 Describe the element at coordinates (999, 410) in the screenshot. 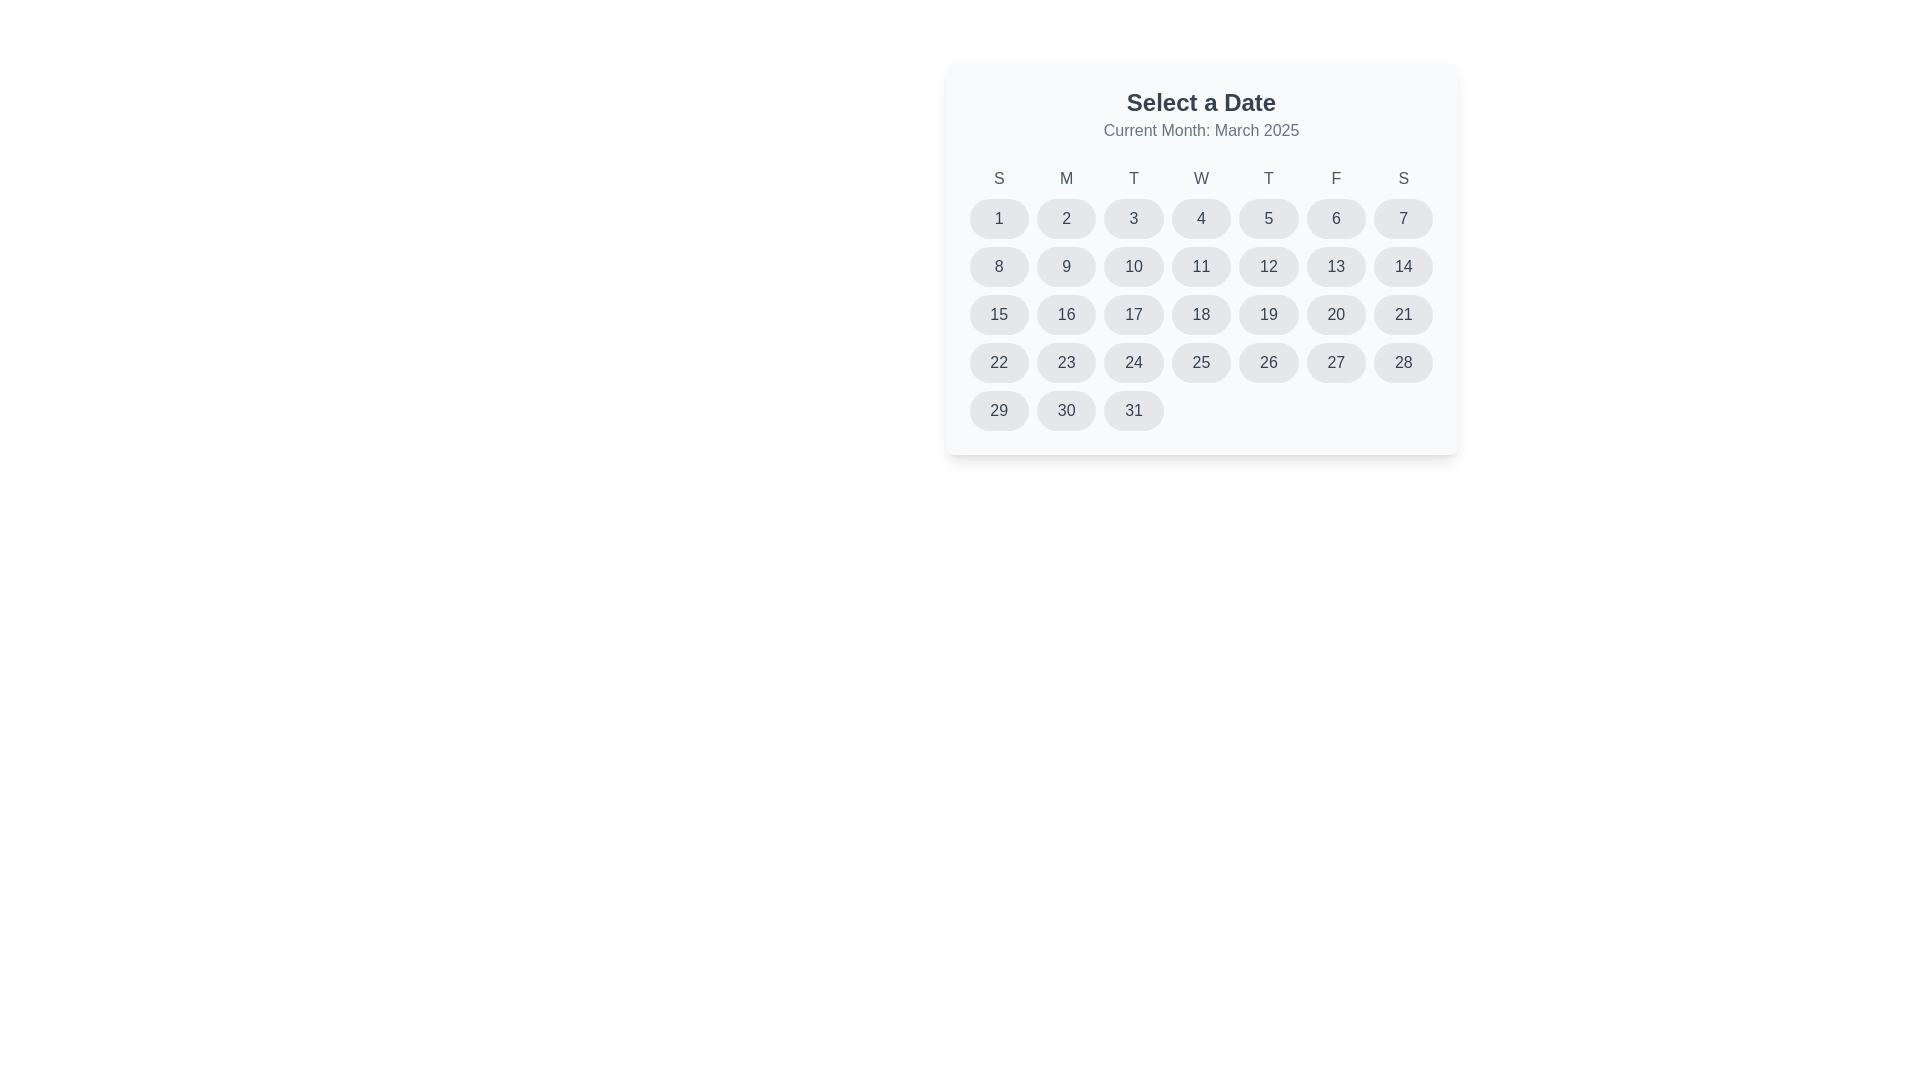

I see `the button representing the 29th day of the month` at that location.